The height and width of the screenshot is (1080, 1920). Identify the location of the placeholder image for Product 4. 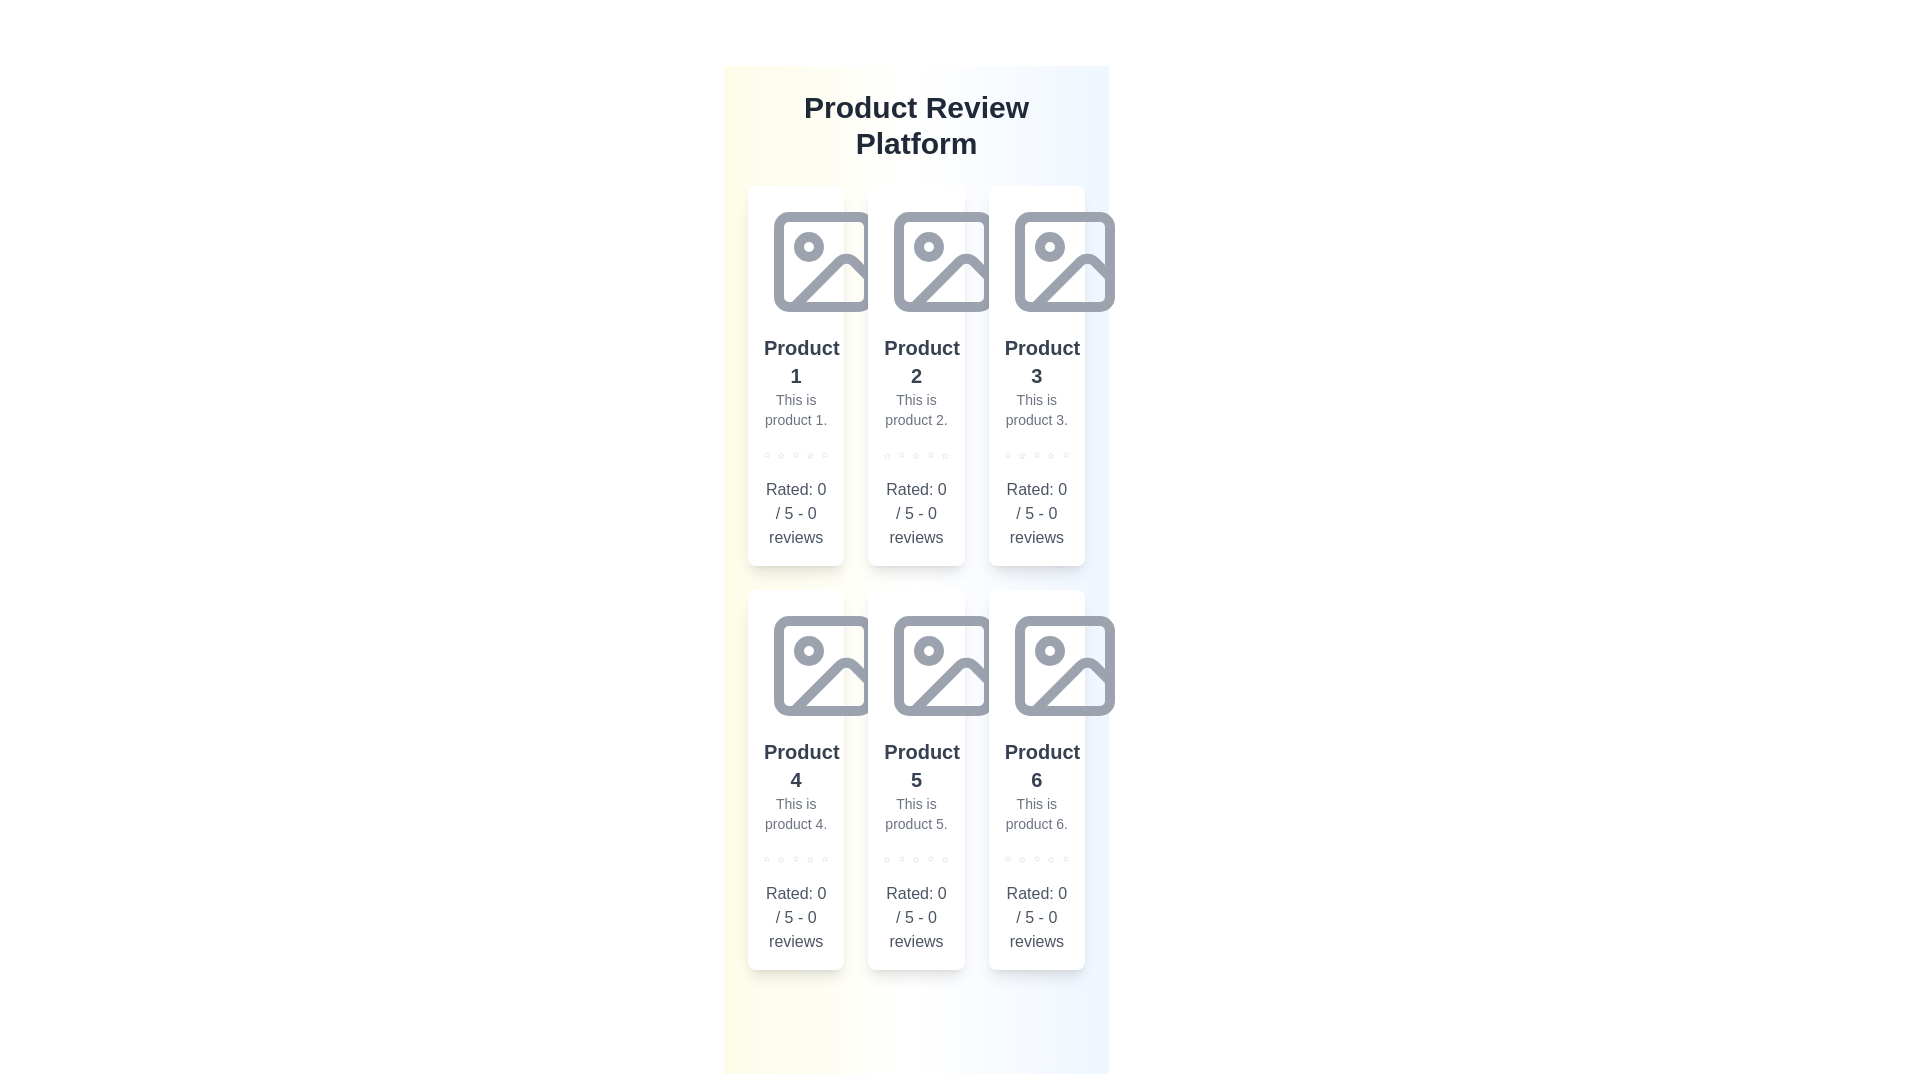
(824, 666).